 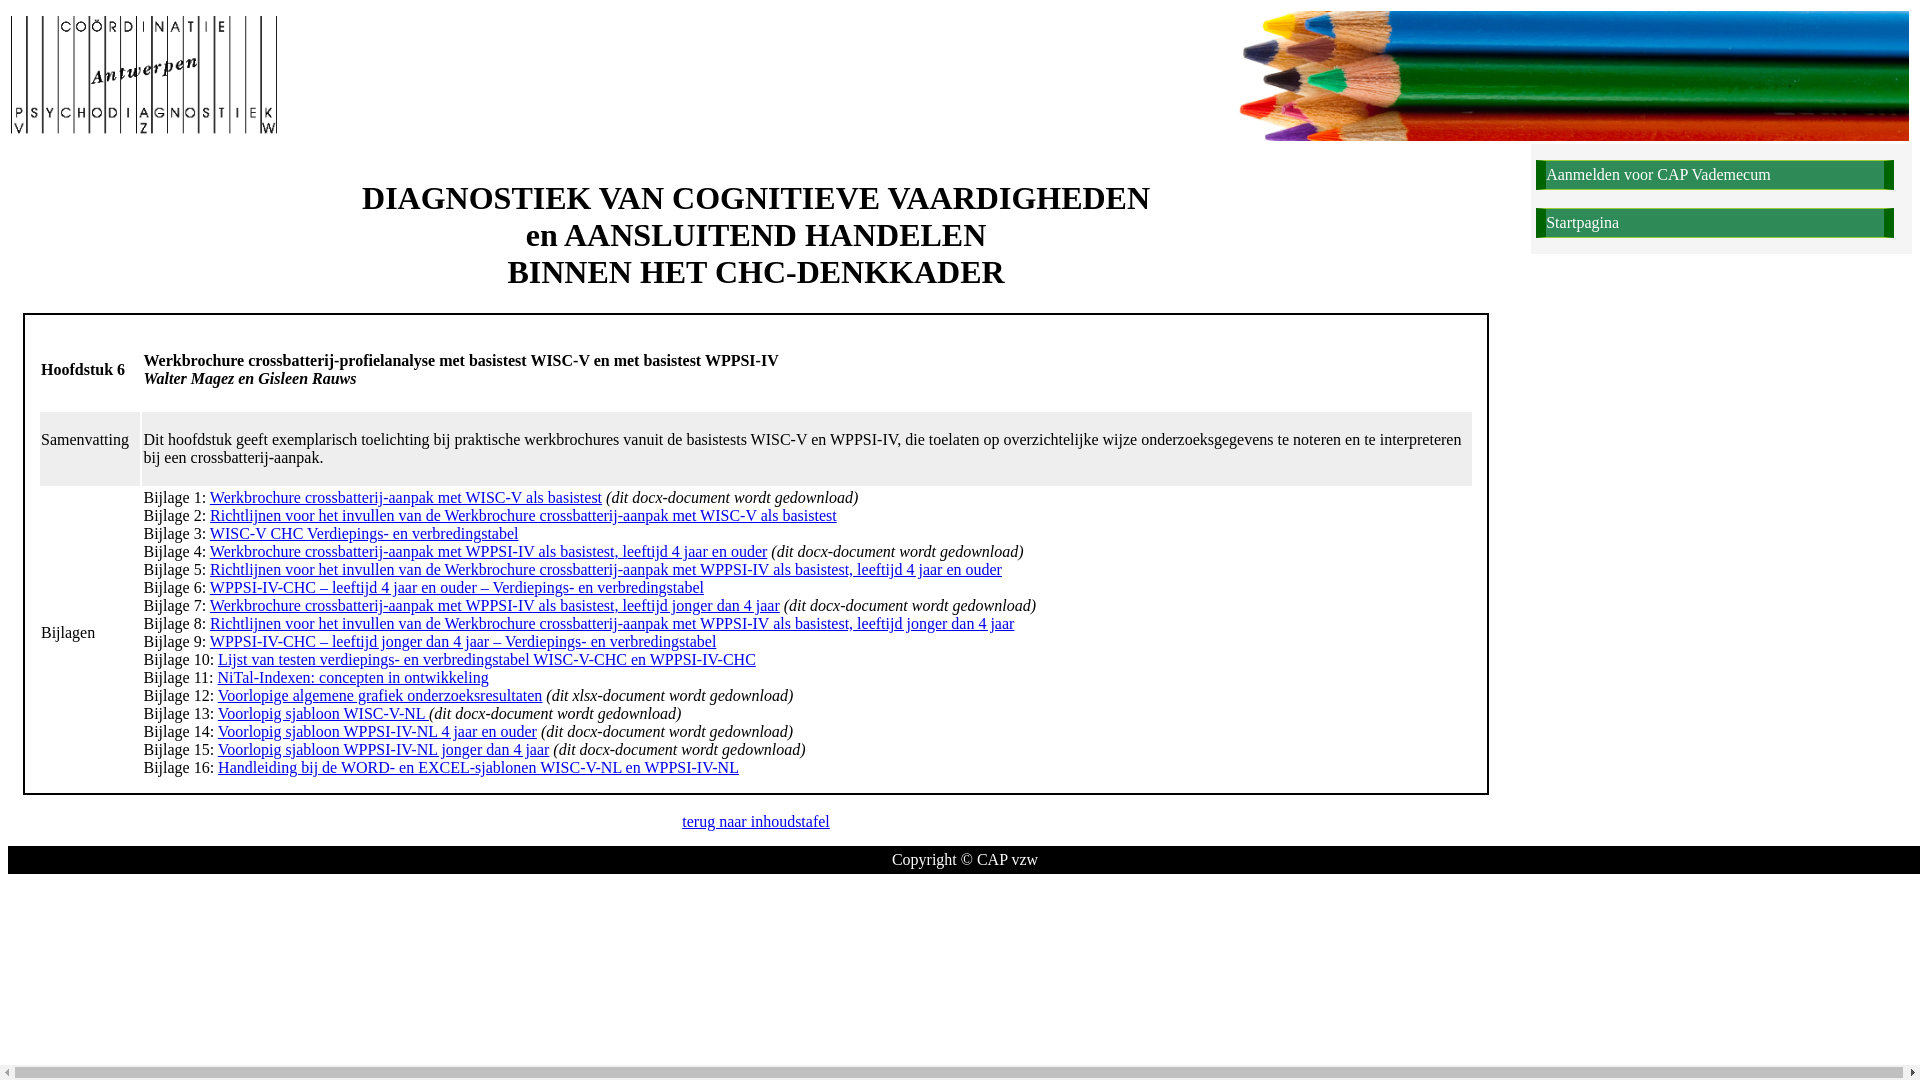 What do you see at coordinates (1535, 223) in the screenshot?
I see `'Startpagina'` at bounding box center [1535, 223].